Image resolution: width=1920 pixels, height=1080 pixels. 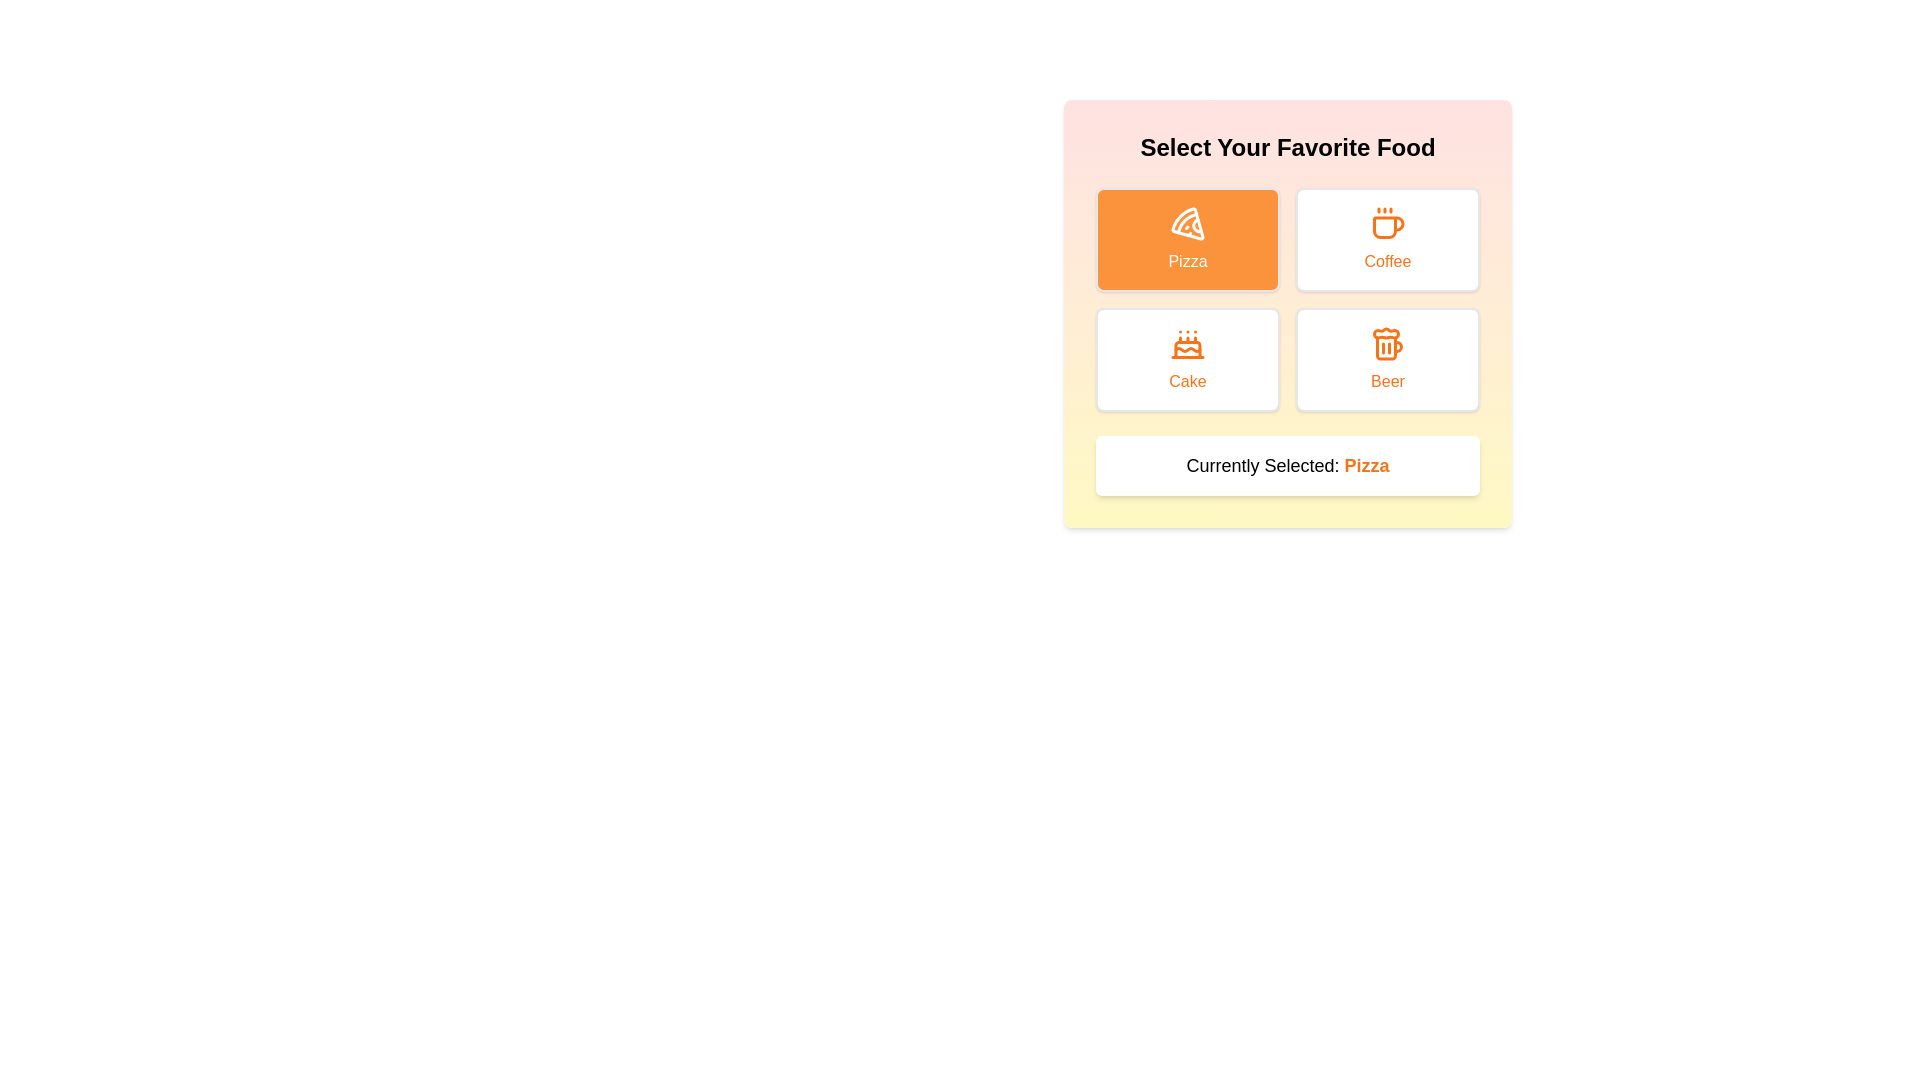 I want to click on the food item Beer by clicking its button, so click(x=1386, y=358).